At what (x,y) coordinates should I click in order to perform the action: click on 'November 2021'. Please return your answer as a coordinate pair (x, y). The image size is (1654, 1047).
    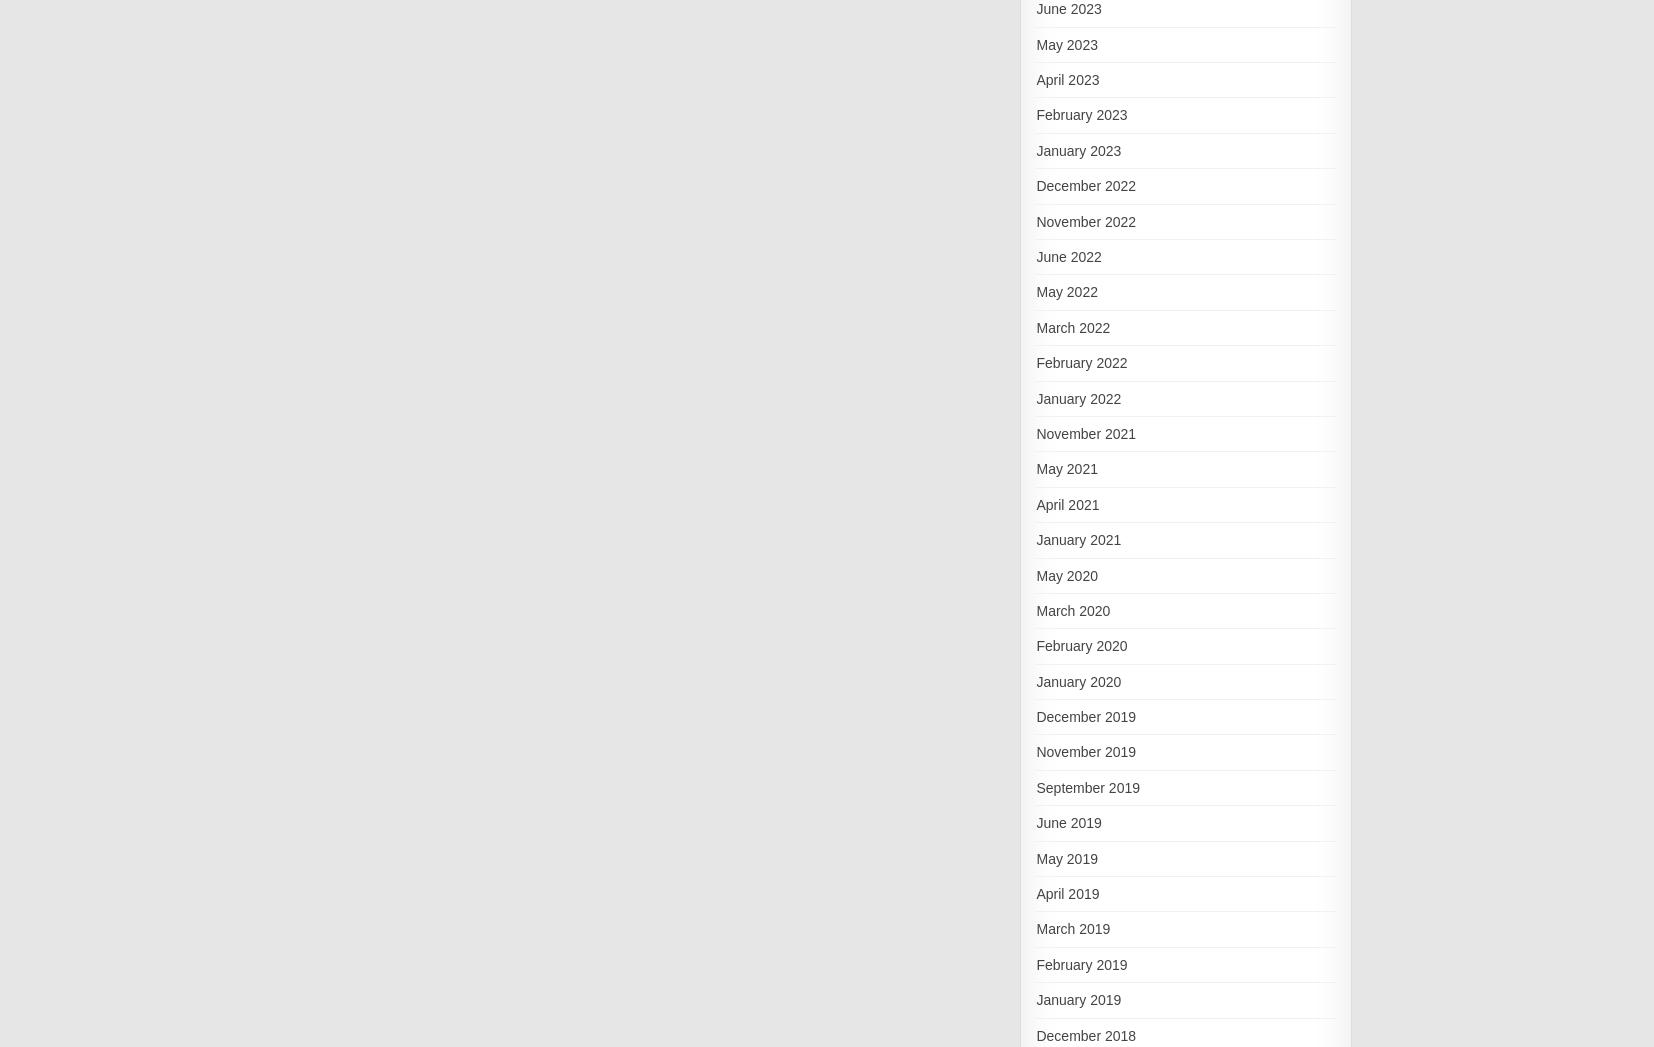
    Looking at the image, I should click on (1035, 433).